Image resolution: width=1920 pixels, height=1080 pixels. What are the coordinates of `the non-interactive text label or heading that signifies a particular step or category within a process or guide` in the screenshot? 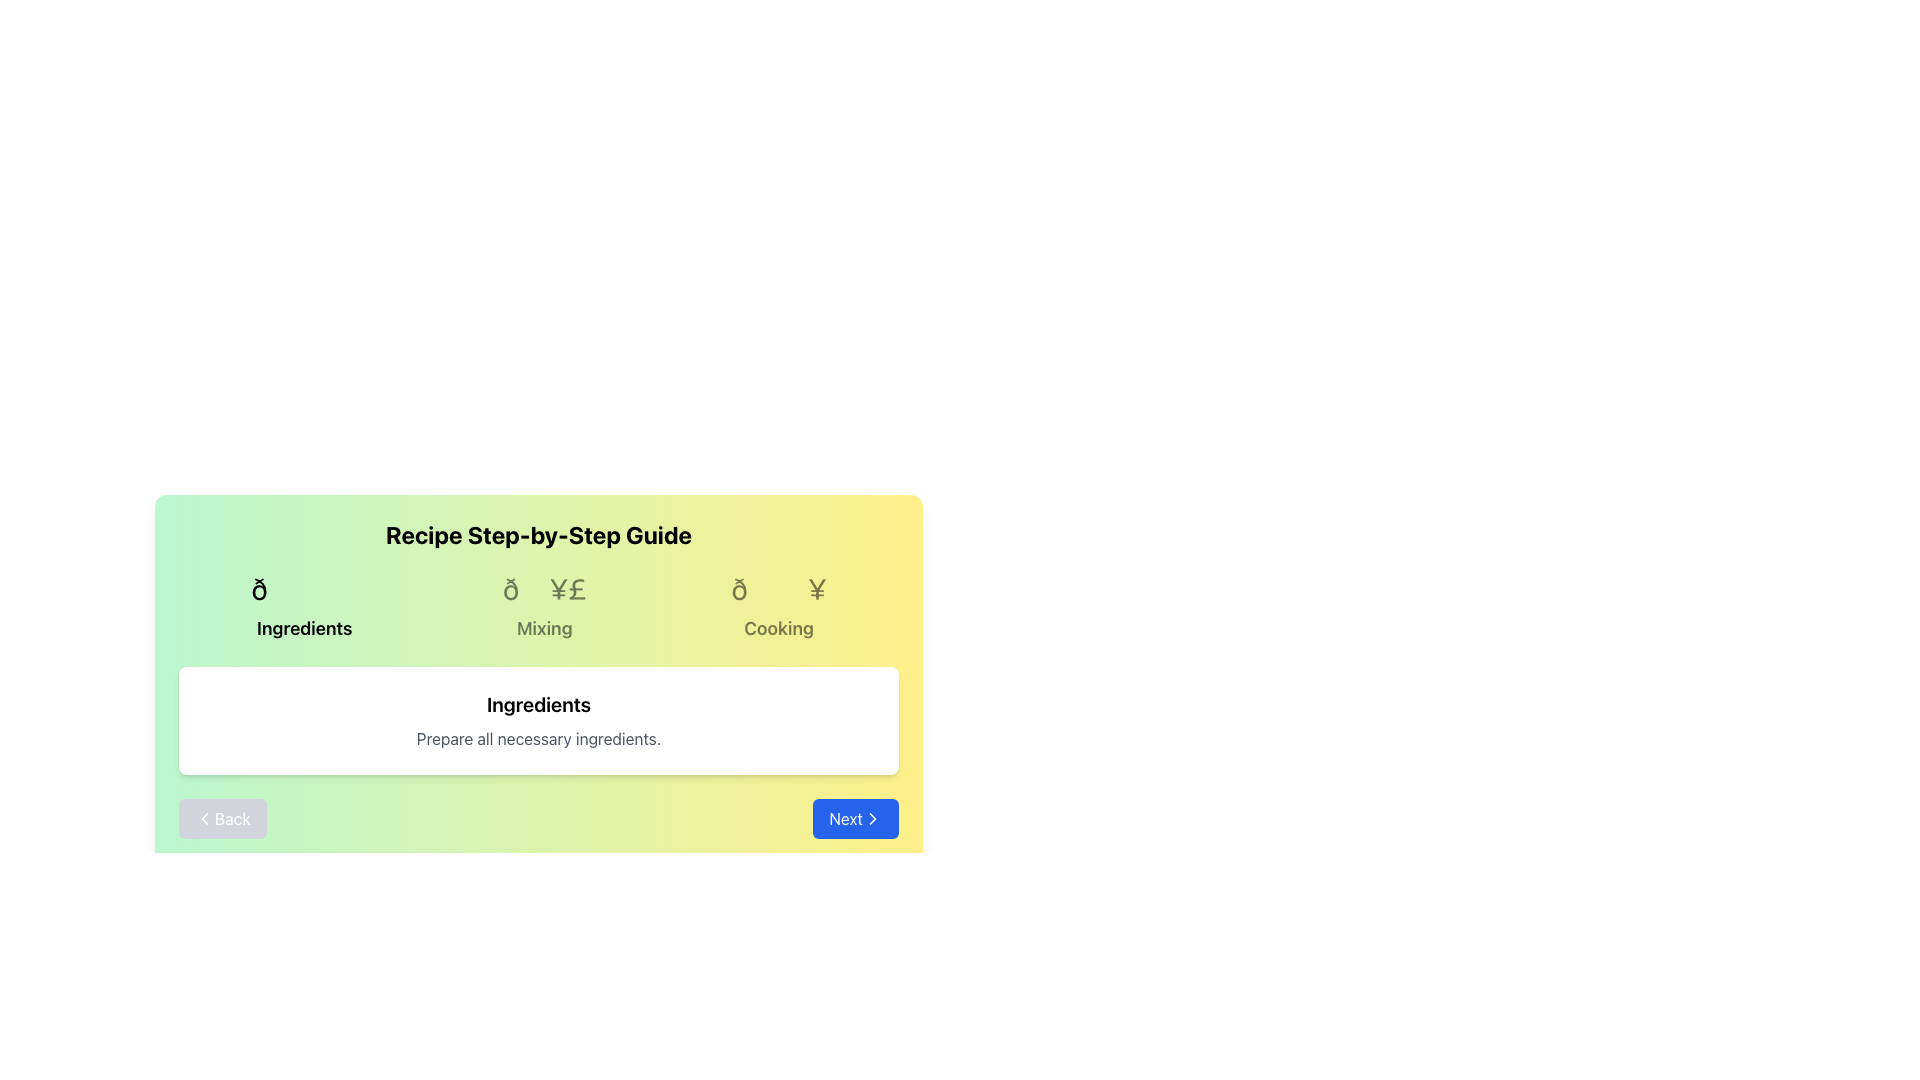 It's located at (544, 627).